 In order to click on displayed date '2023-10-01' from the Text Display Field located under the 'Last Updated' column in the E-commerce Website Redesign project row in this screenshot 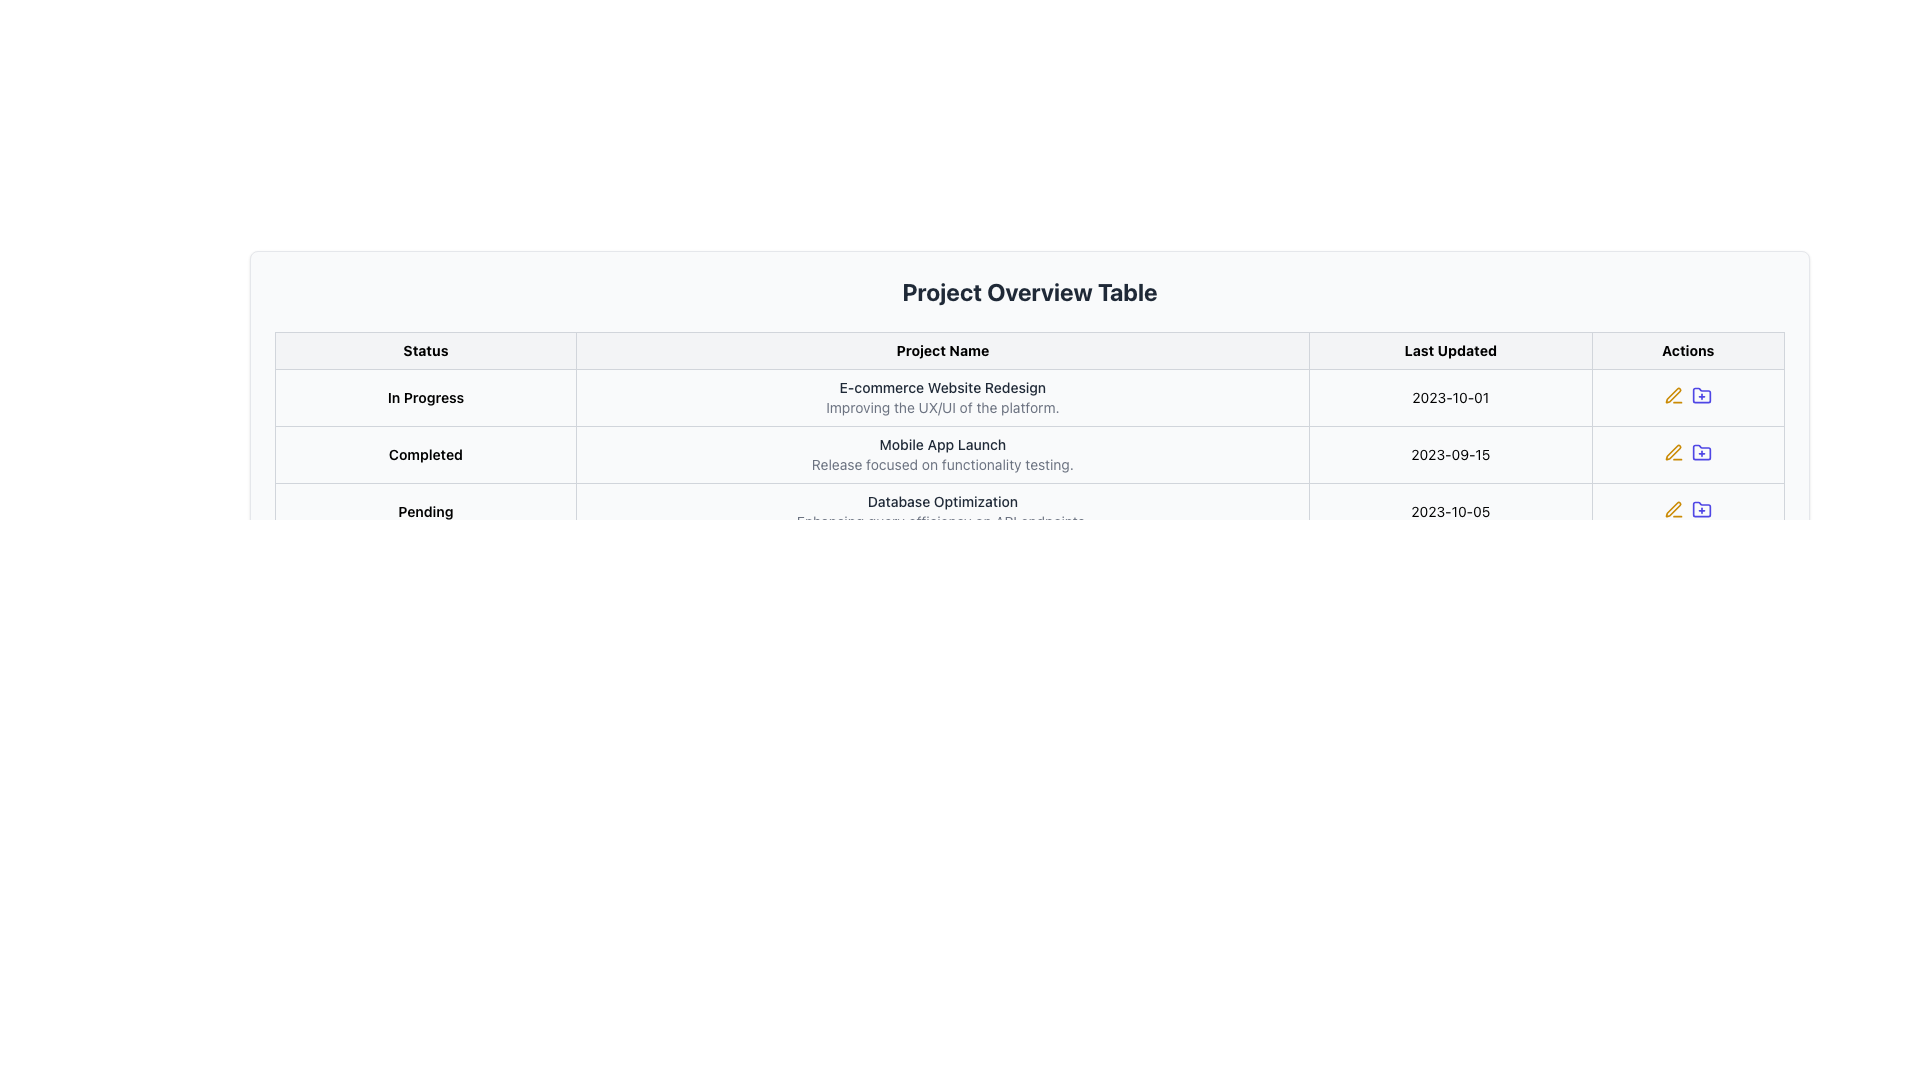, I will do `click(1450, 397)`.